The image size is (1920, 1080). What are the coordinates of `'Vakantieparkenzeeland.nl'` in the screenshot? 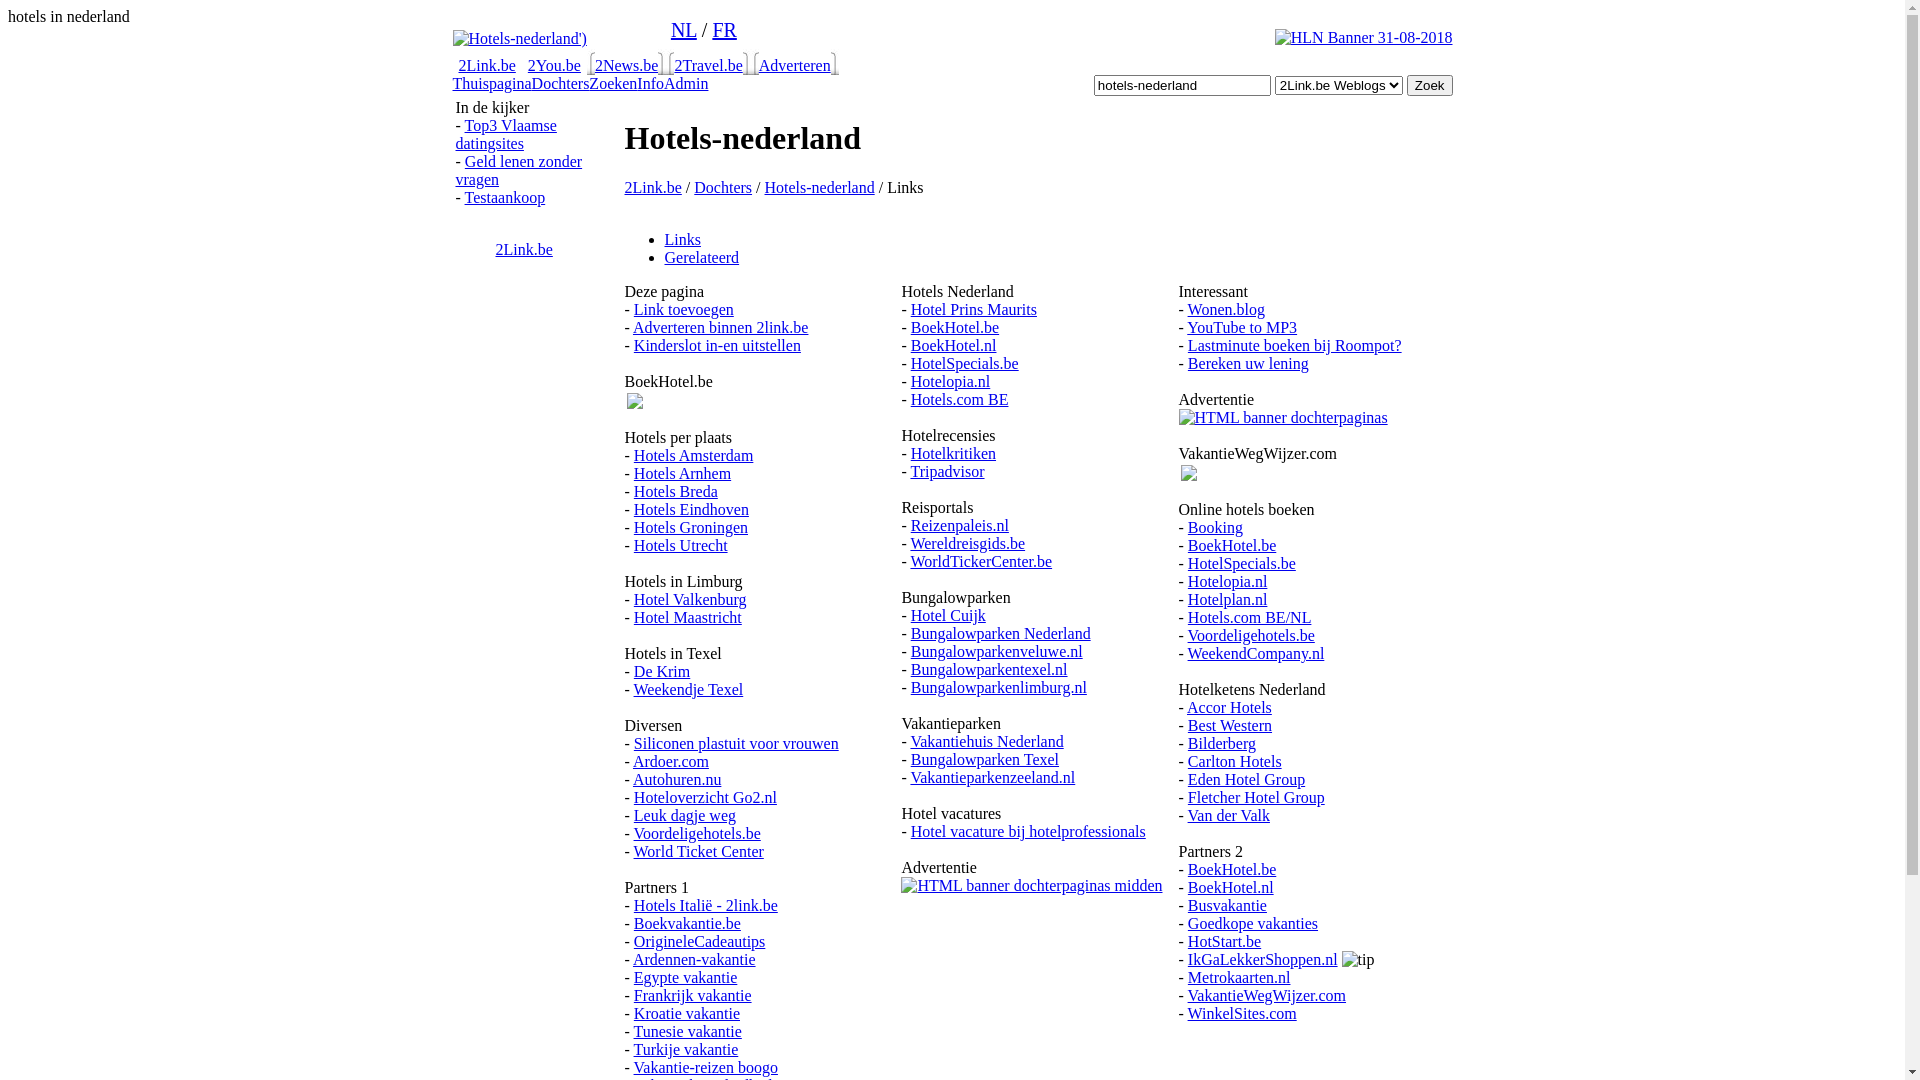 It's located at (992, 776).